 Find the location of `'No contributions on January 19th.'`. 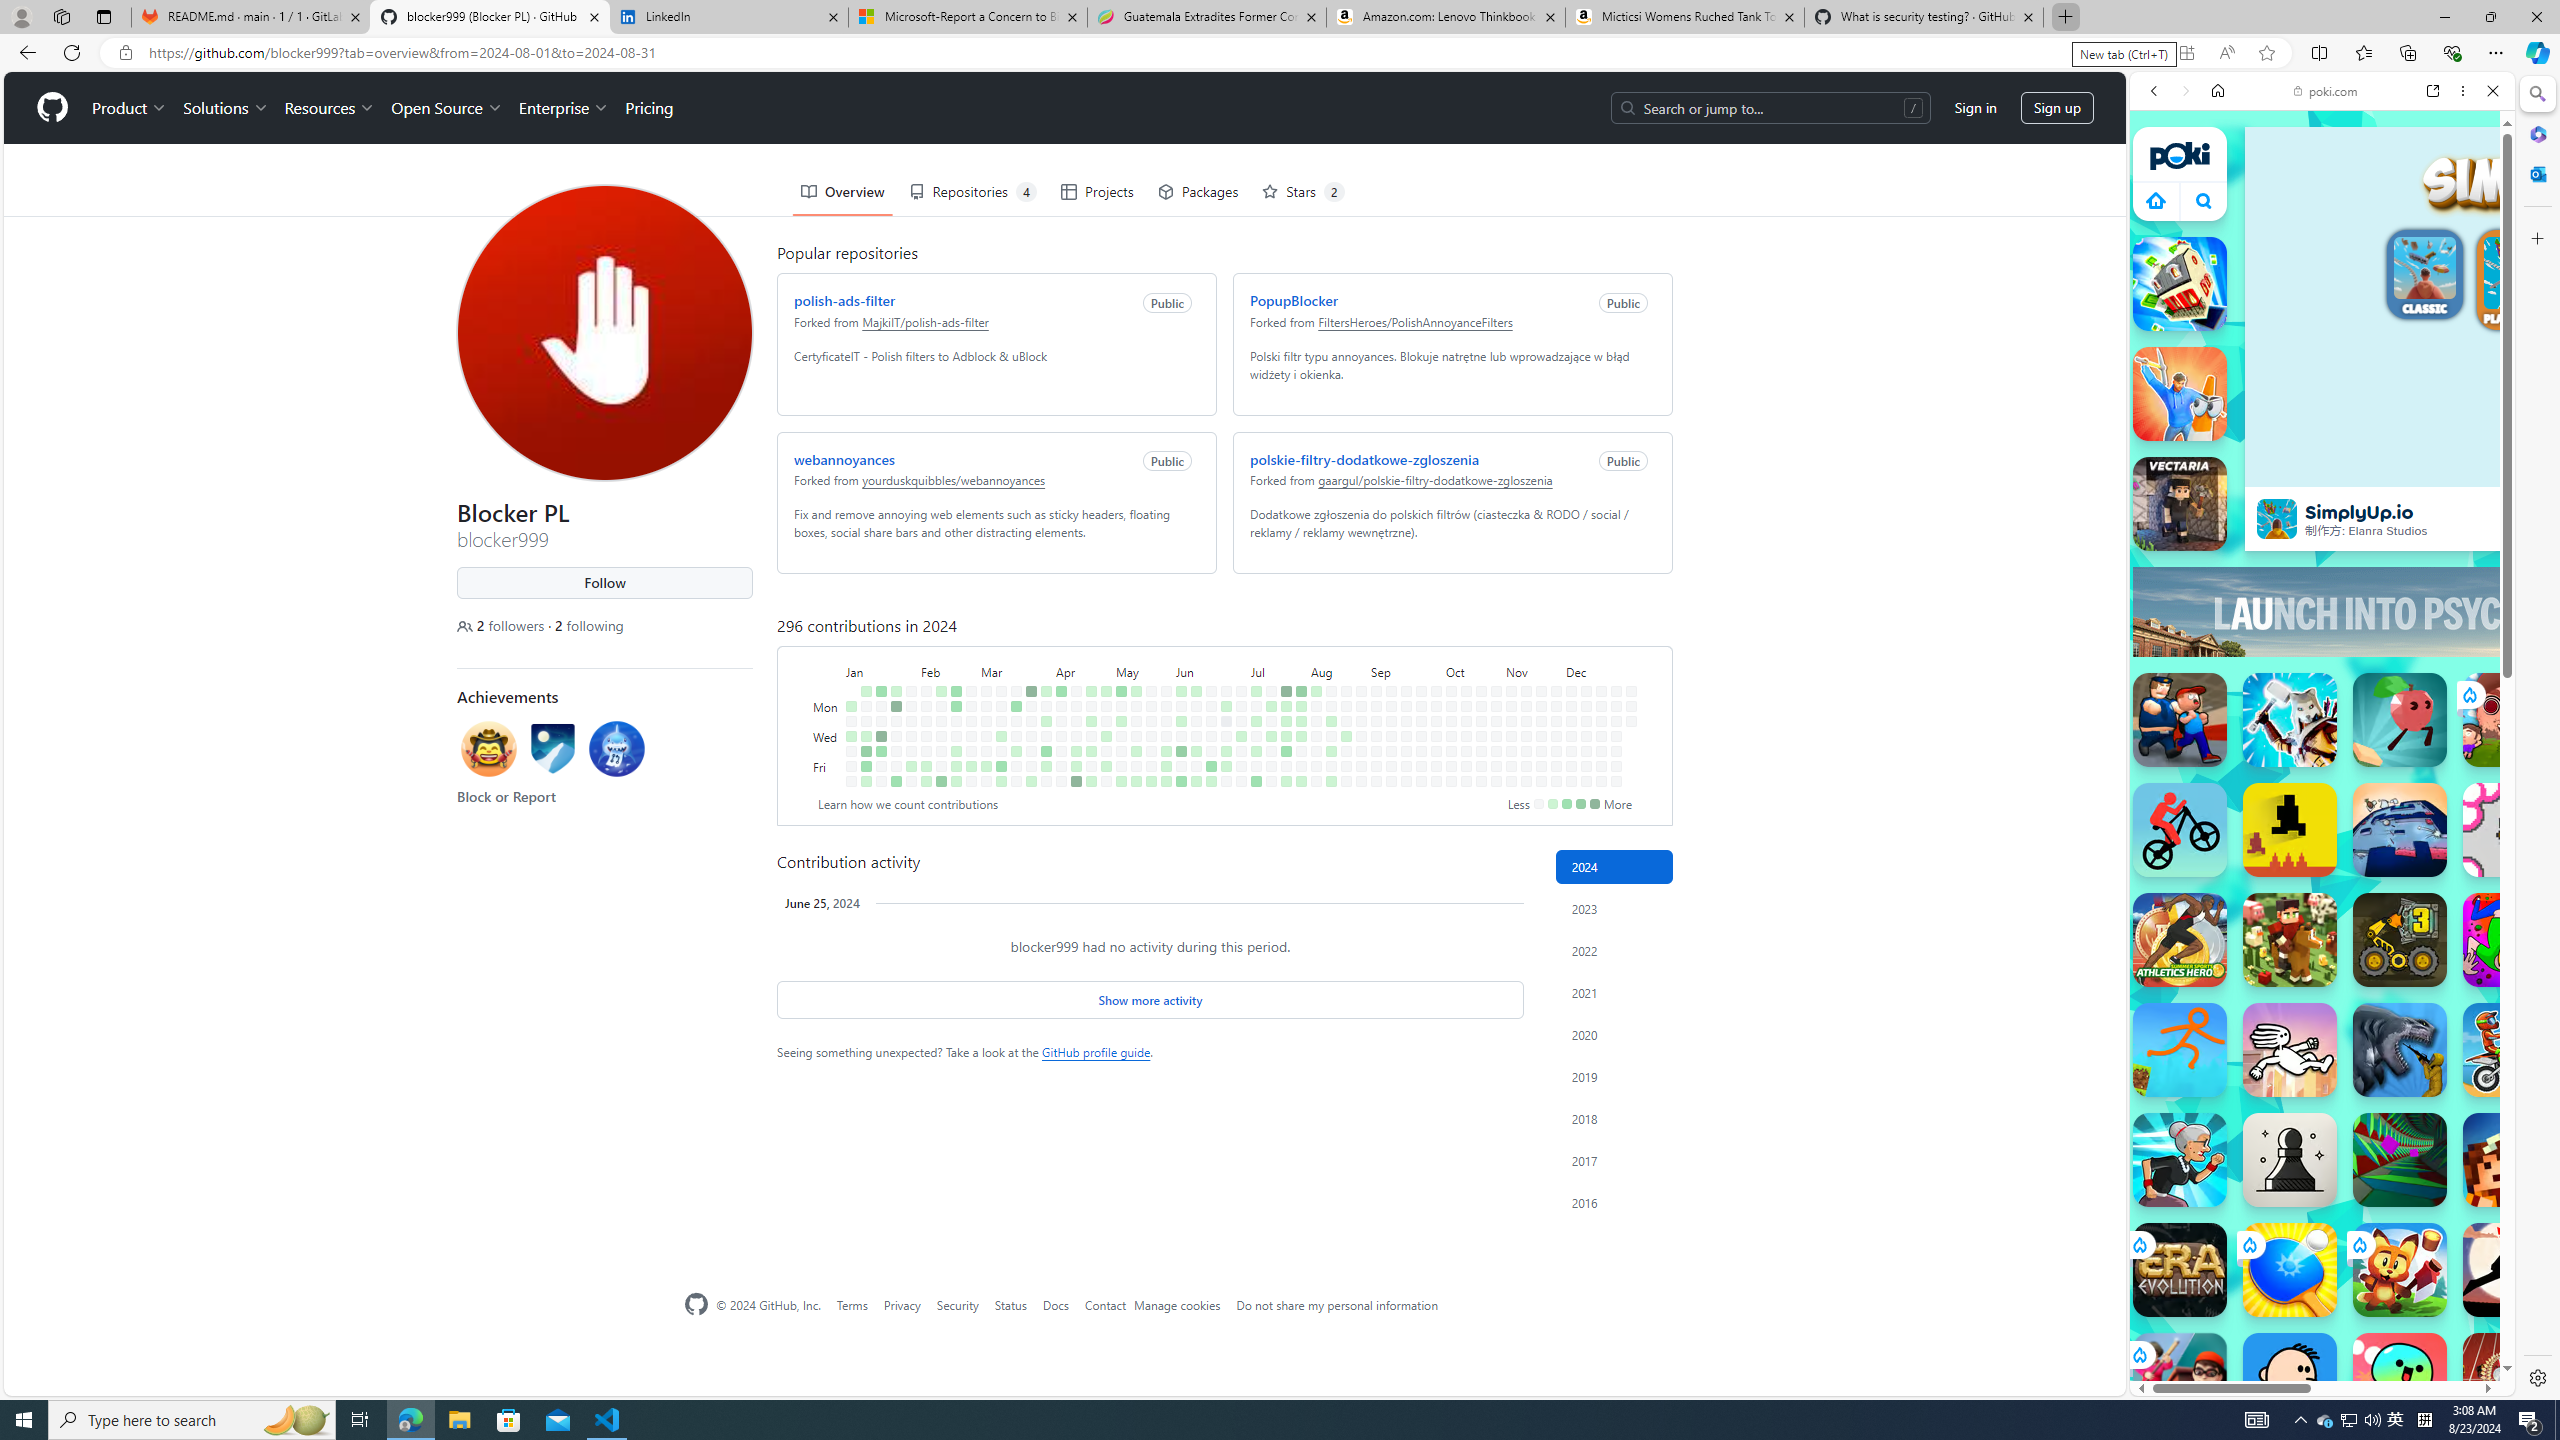

'No contributions on January 19th.' is located at coordinates (880, 765).